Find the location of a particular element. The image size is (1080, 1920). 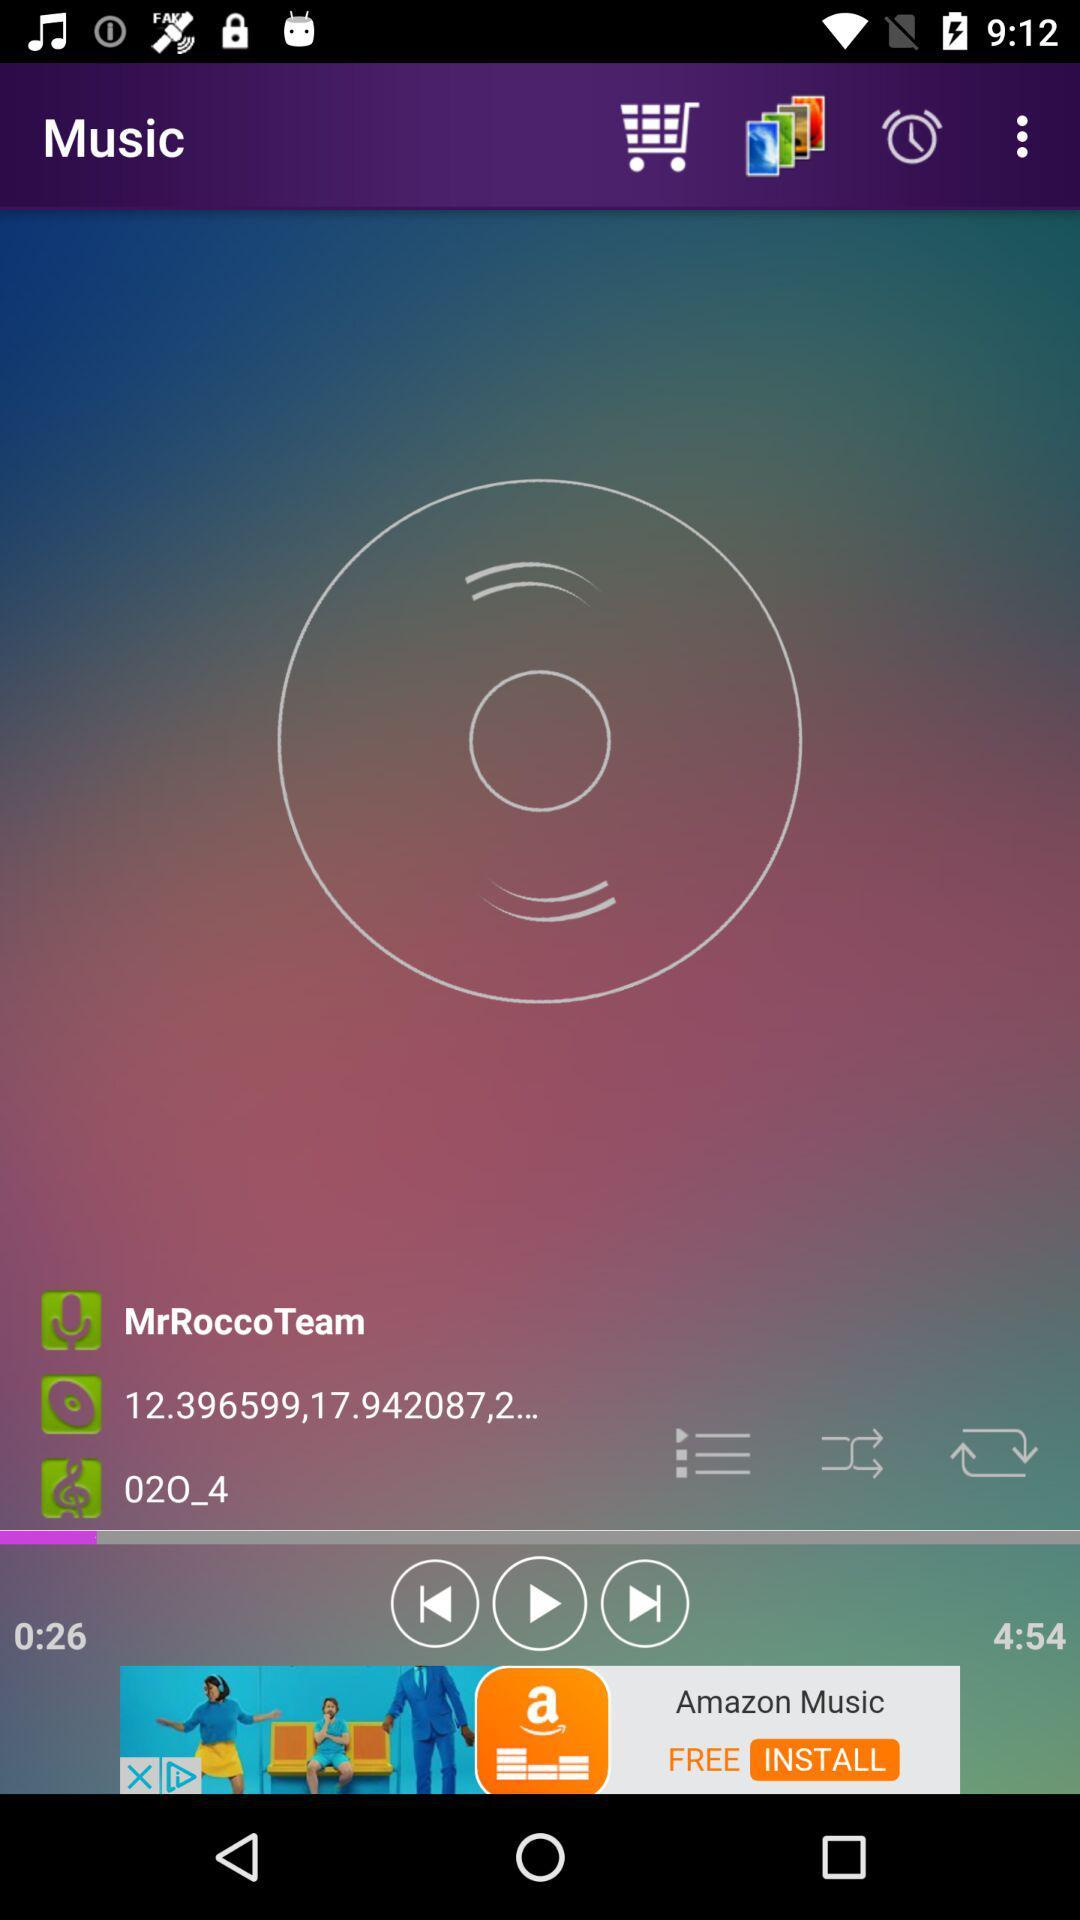

advertisement is located at coordinates (540, 1727).